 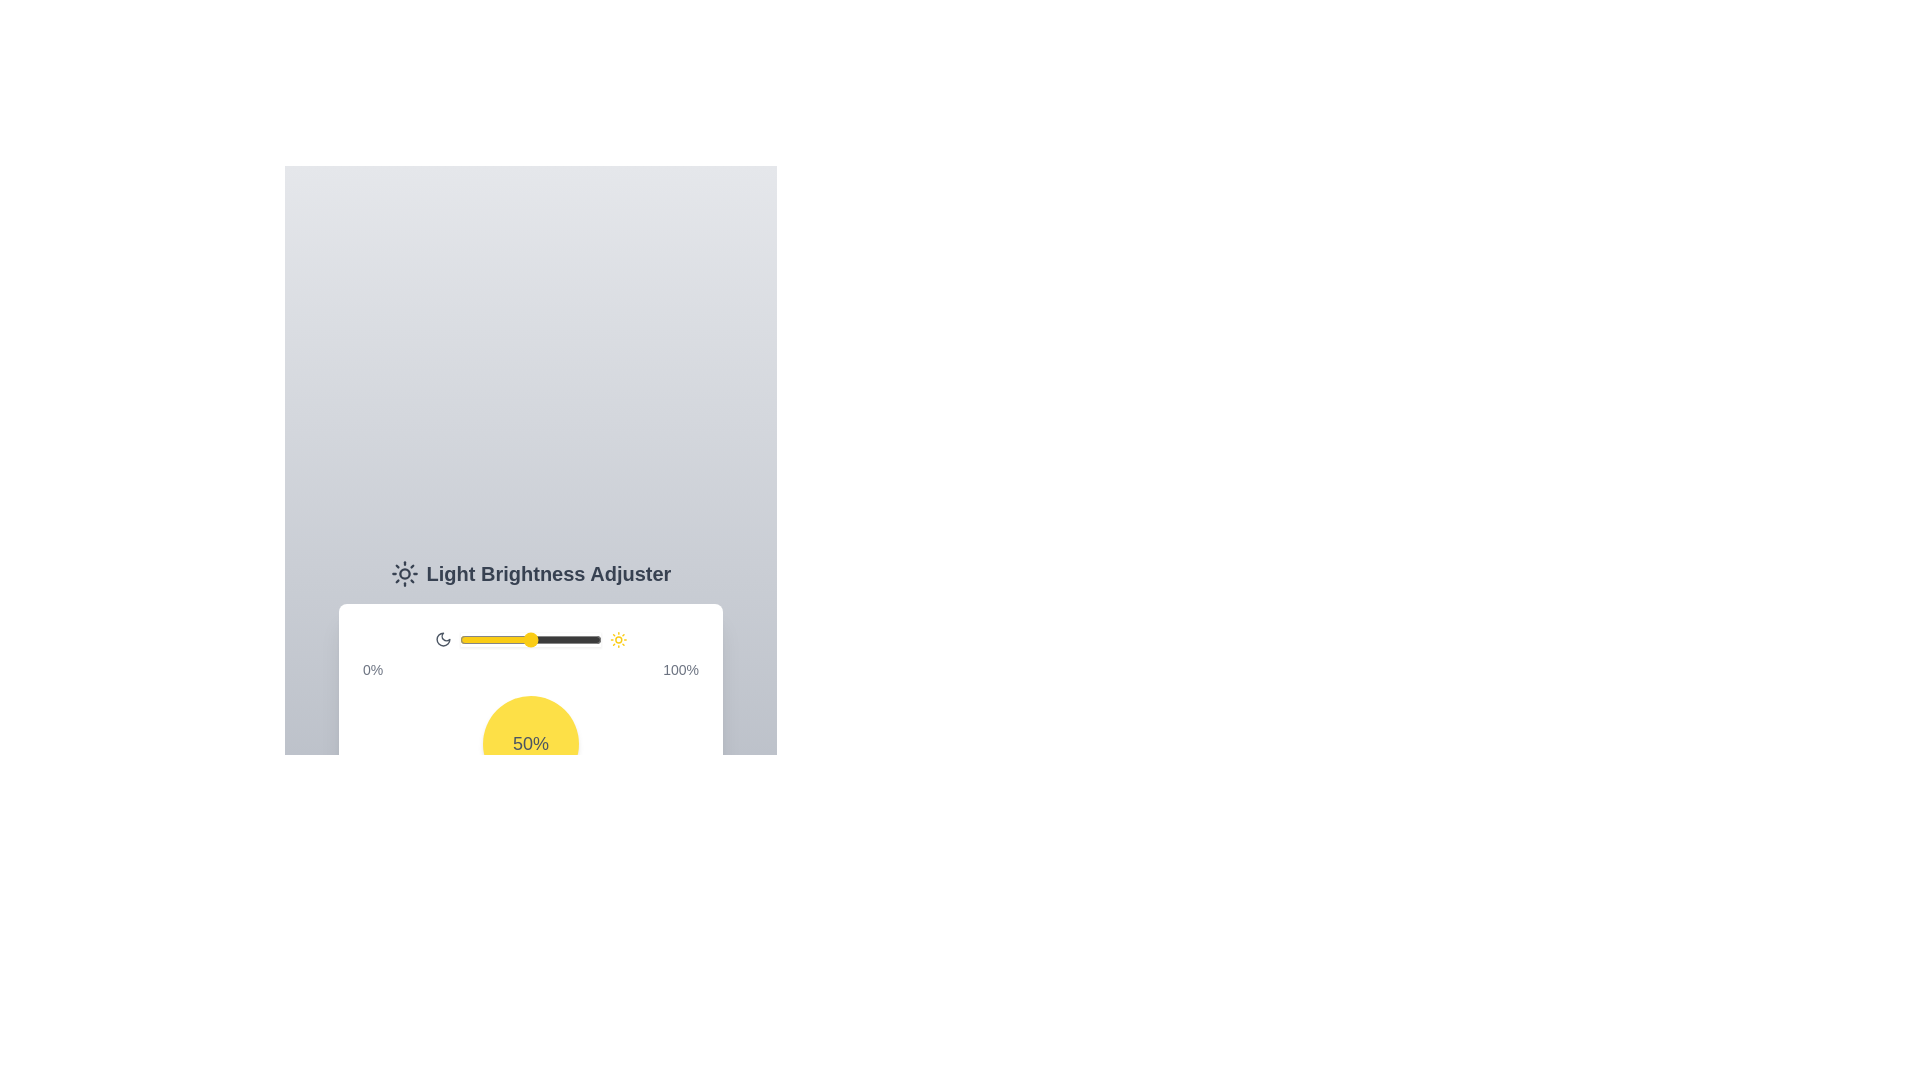 What do you see at coordinates (595, 640) in the screenshot?
I see `the brightness to 96%` at bounding box center [595, 640].